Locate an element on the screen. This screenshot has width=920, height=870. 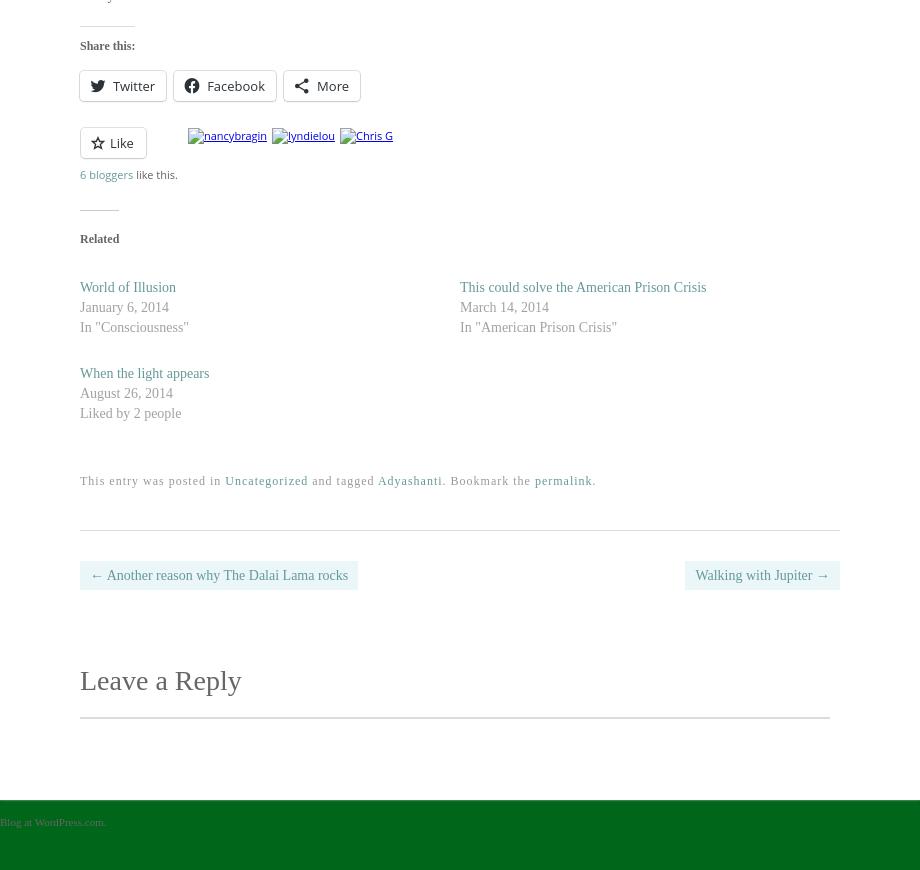
'Post navigation' is located at coordinates (190, 587).